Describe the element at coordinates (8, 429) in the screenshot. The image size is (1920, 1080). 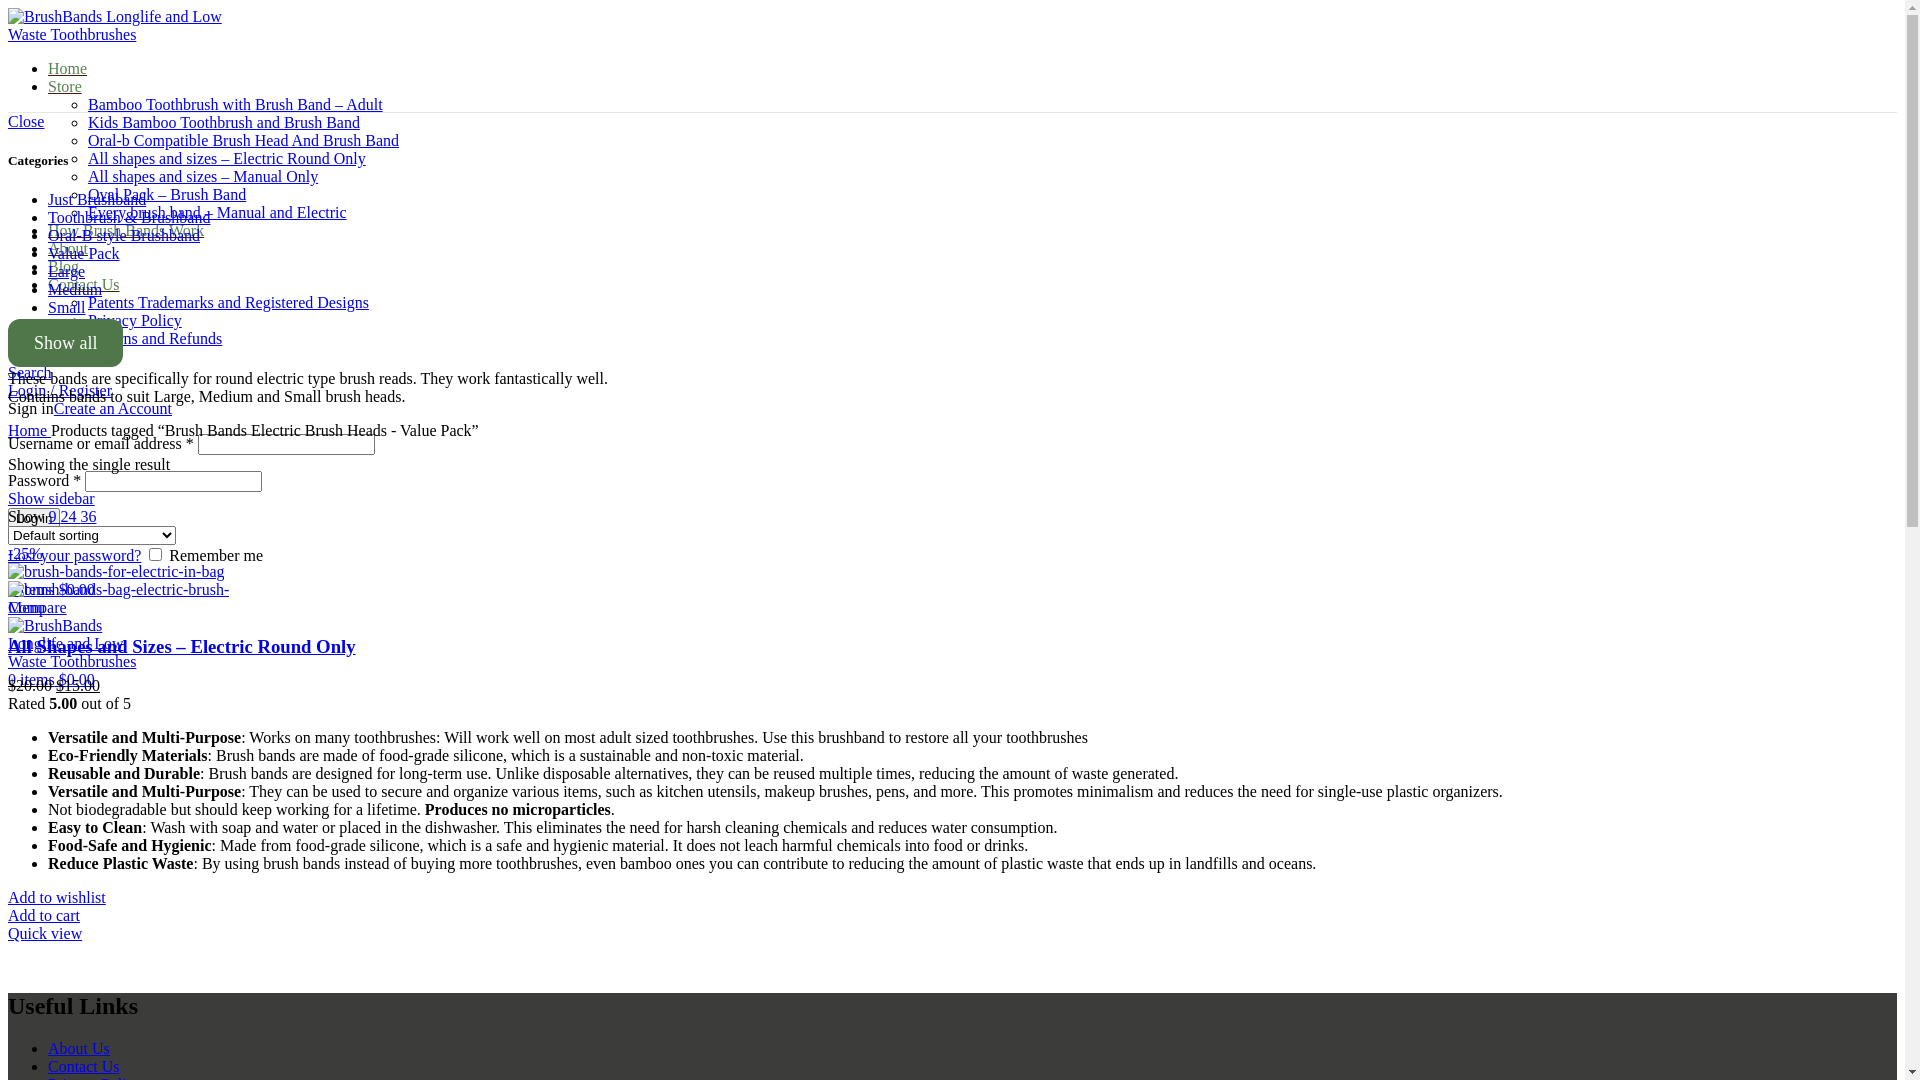
I see `'Home'` at that location.